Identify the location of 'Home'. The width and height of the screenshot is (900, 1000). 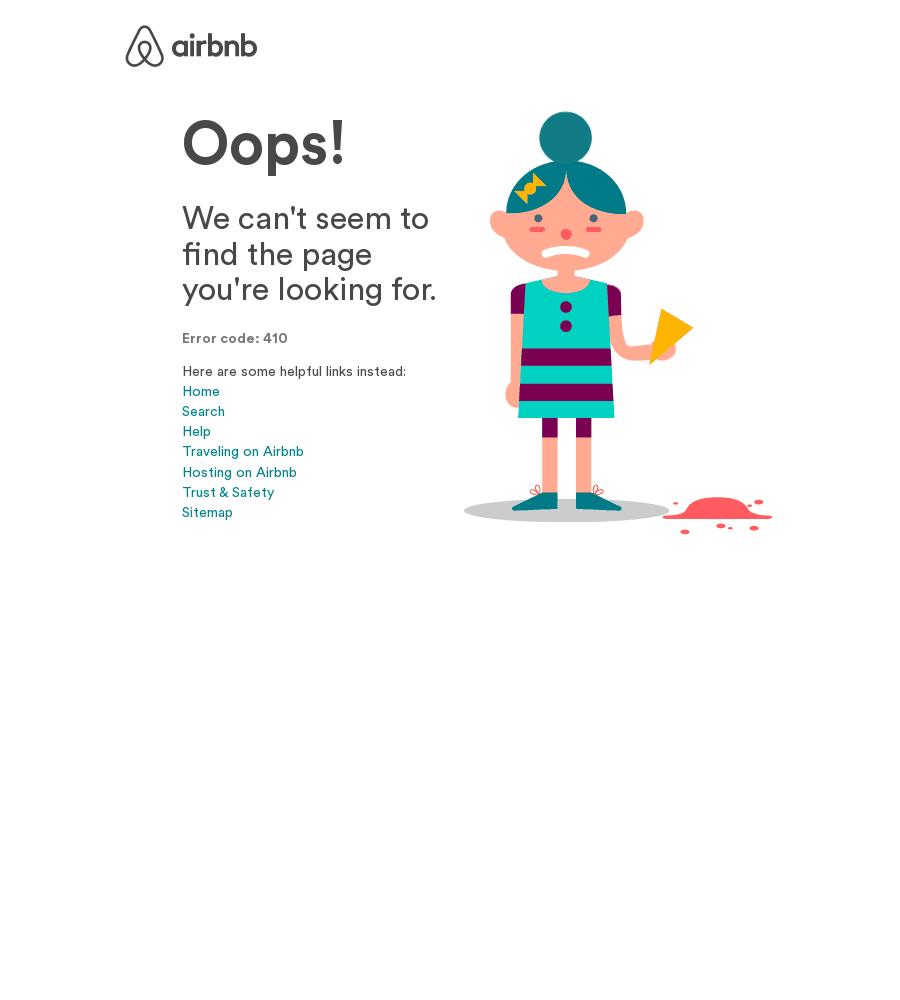
(181, 391).